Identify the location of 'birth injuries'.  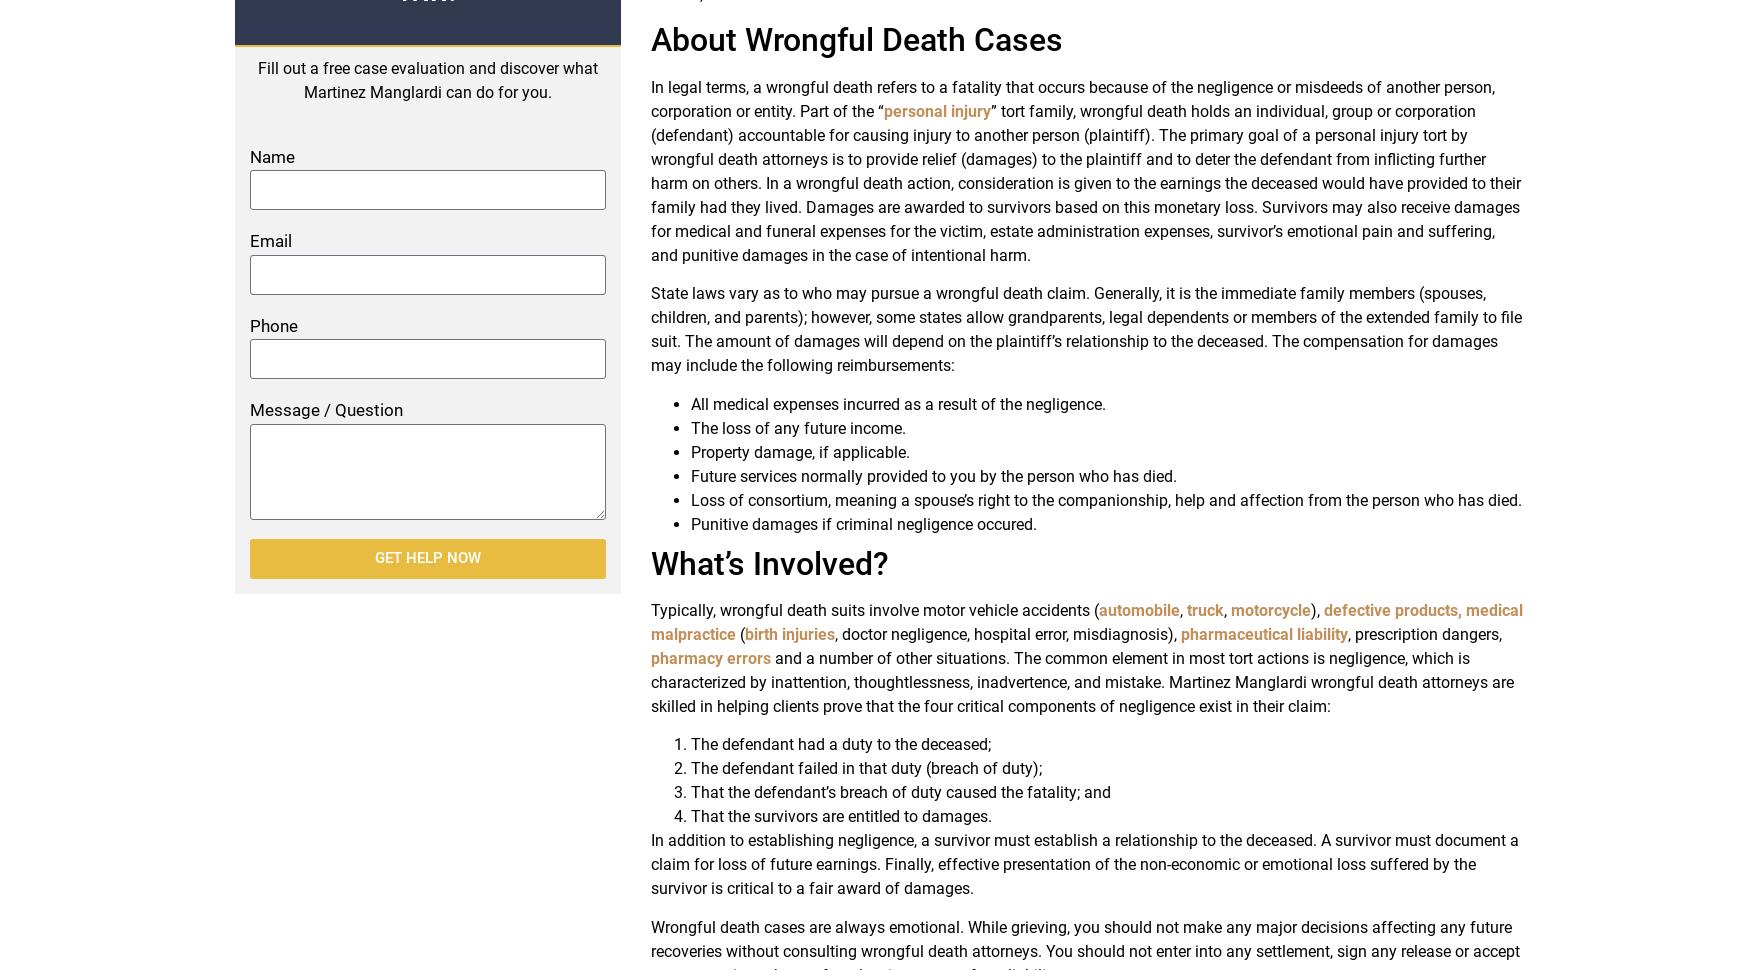
(788, 632).